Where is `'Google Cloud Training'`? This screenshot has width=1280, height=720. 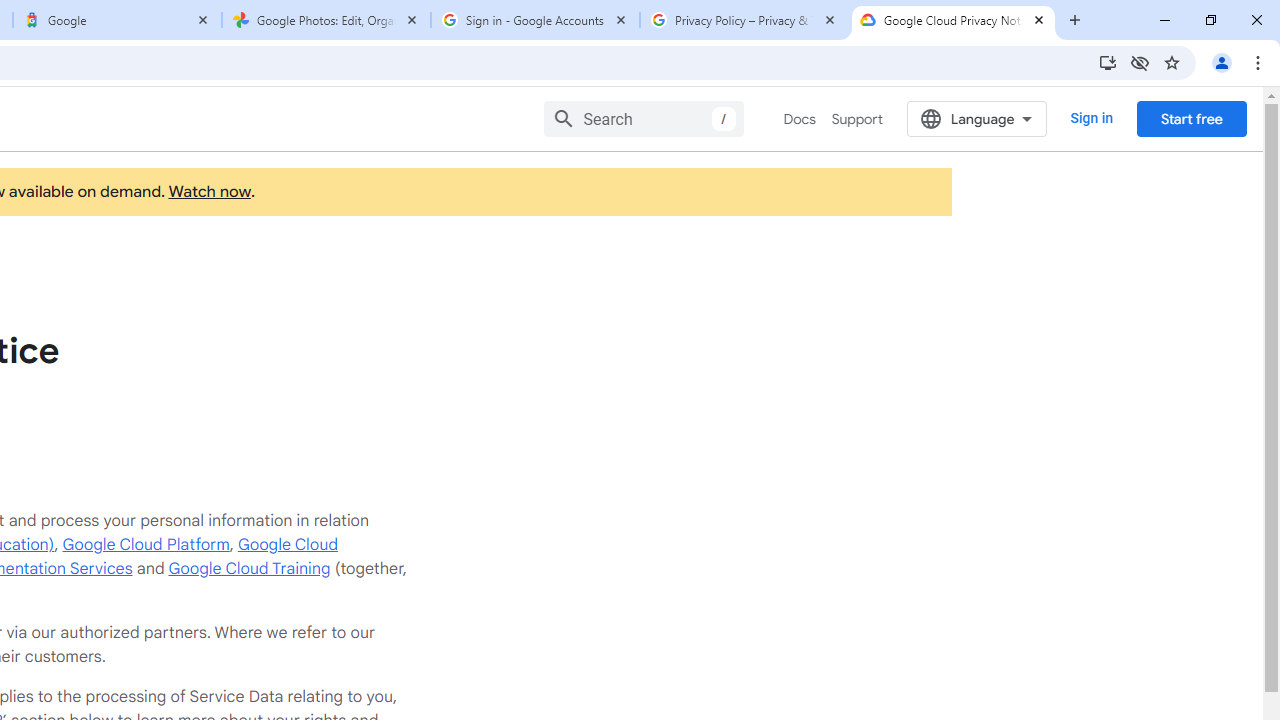 'Google Cloud Training' is located at coordinates (248, 568).